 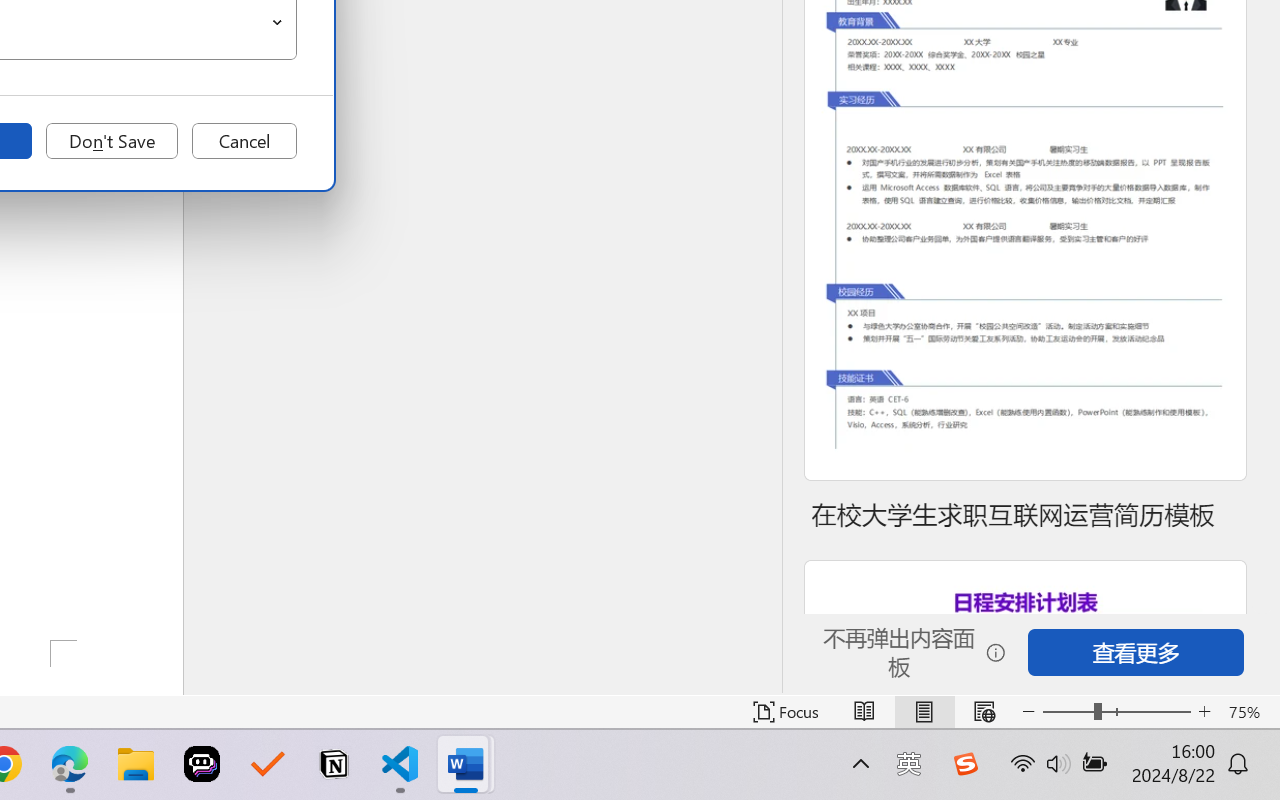 I want to click on 'Print Layout', so click(x=923, y=711).